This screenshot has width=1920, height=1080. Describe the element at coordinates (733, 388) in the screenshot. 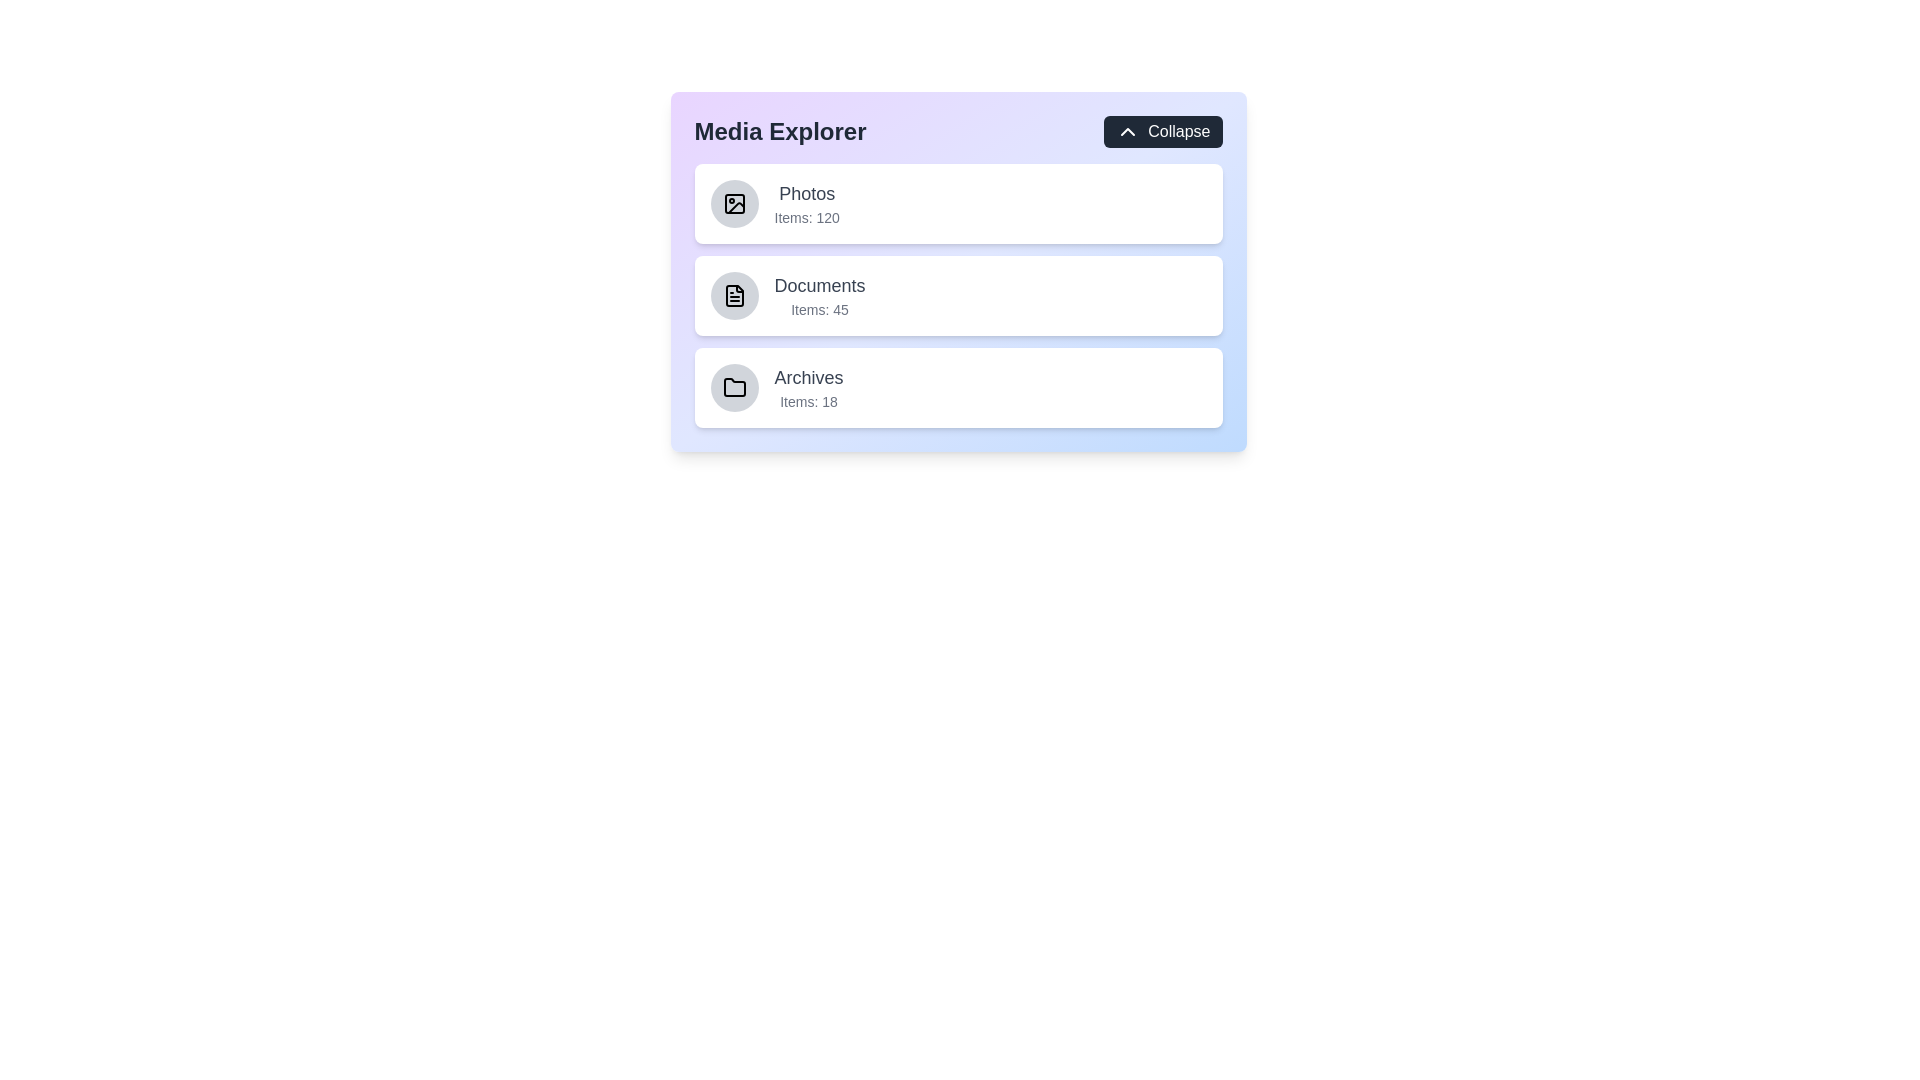

I see `the icon representing the Archives category` at that location.